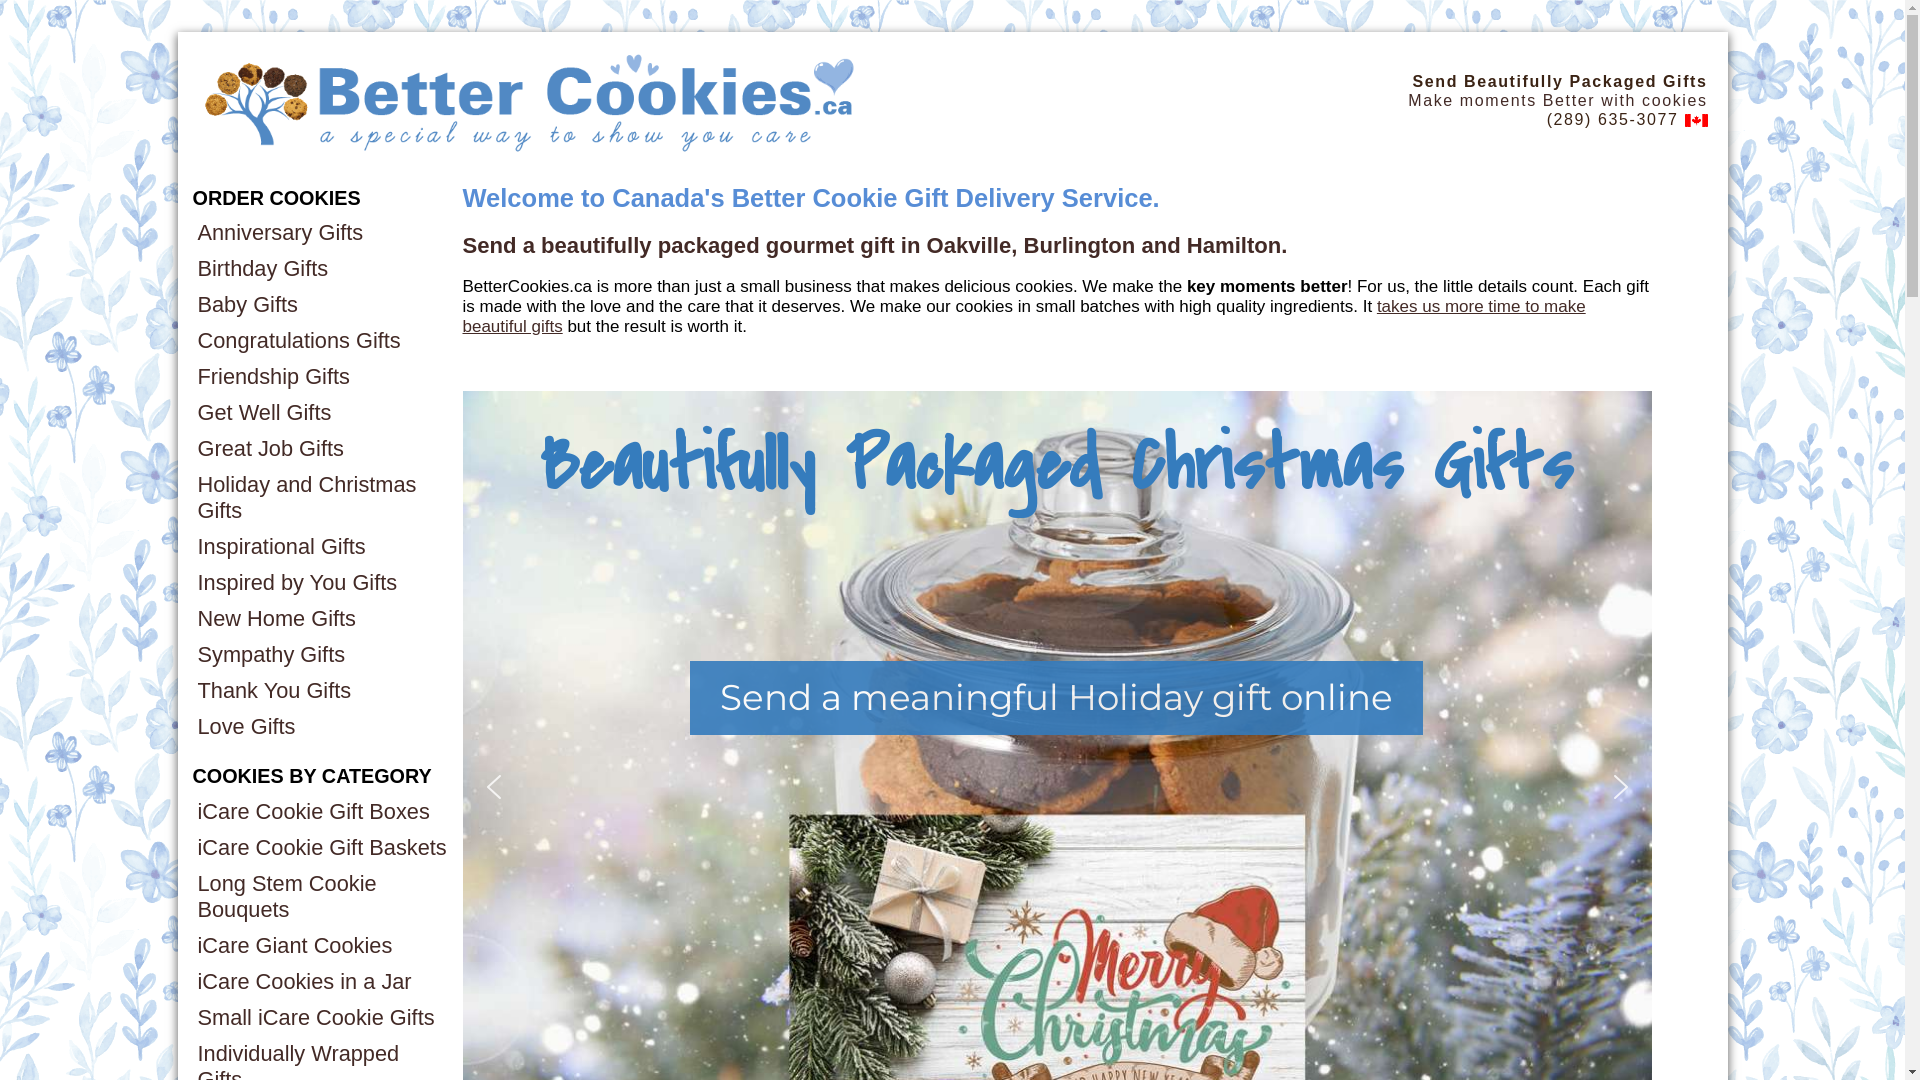  I want to click on 'Anniversary Gifts', so click(321, 231).